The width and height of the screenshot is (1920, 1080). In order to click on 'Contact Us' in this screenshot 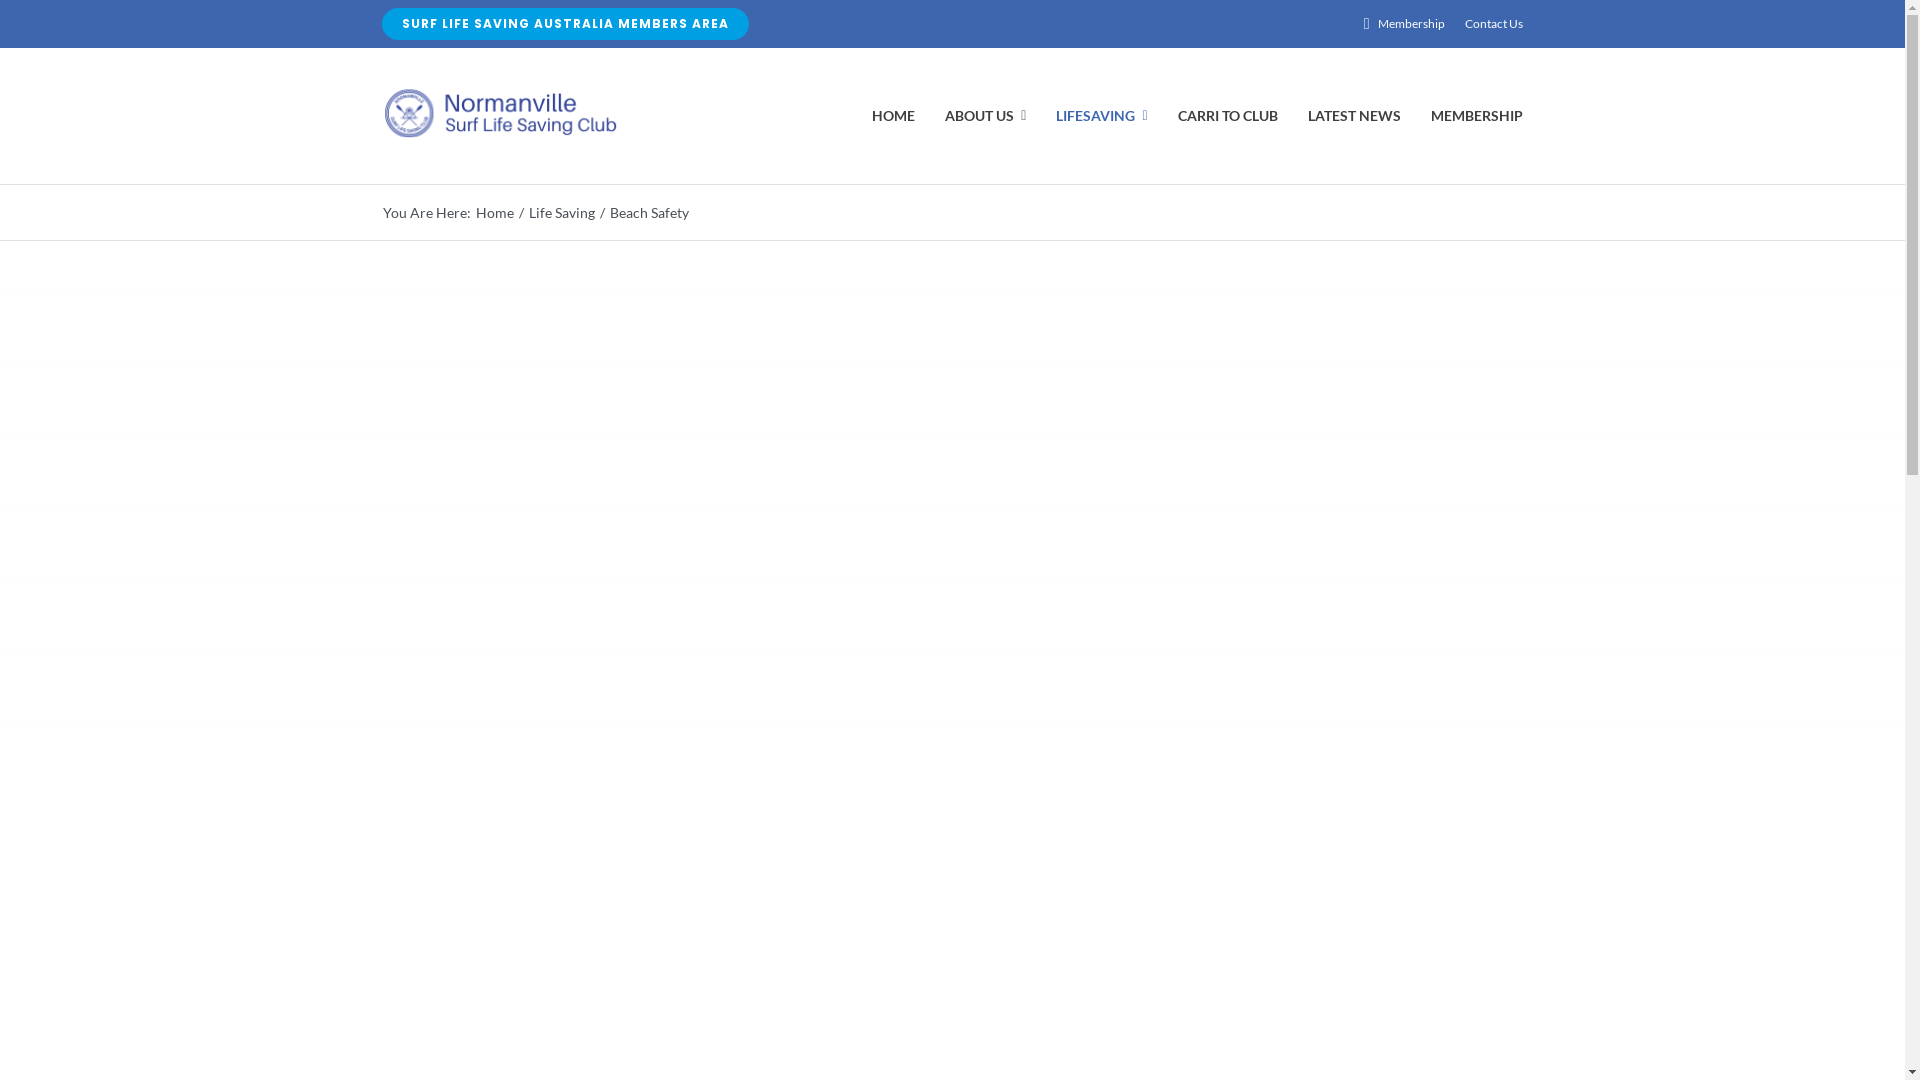, I will do `click(1493, 23)`.